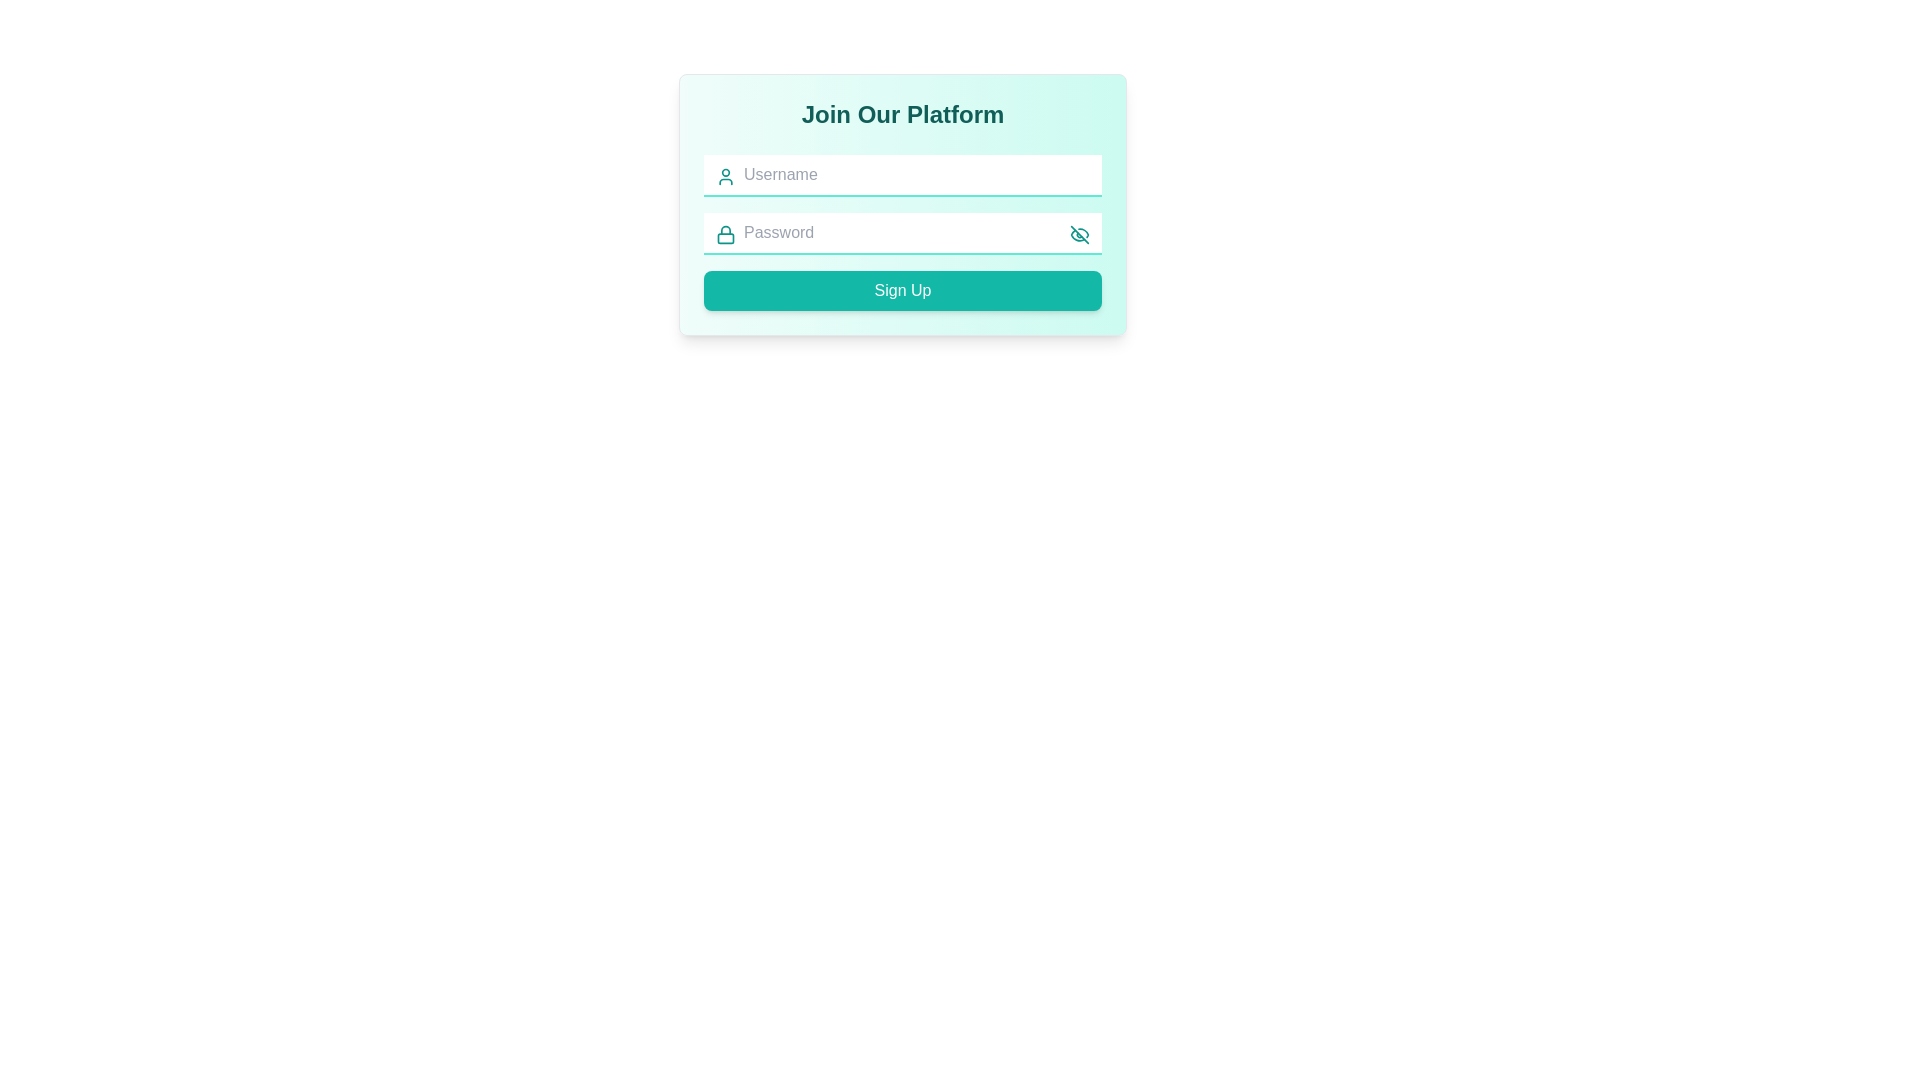 This screenshot has height=1080, width=1920. What do you see at coordinates (724, 234) in the screenshot?
I see `the password field icon located on the left side of the password input field, which visually denotes that the input is for entering a password` at bounding box center [724, 234].